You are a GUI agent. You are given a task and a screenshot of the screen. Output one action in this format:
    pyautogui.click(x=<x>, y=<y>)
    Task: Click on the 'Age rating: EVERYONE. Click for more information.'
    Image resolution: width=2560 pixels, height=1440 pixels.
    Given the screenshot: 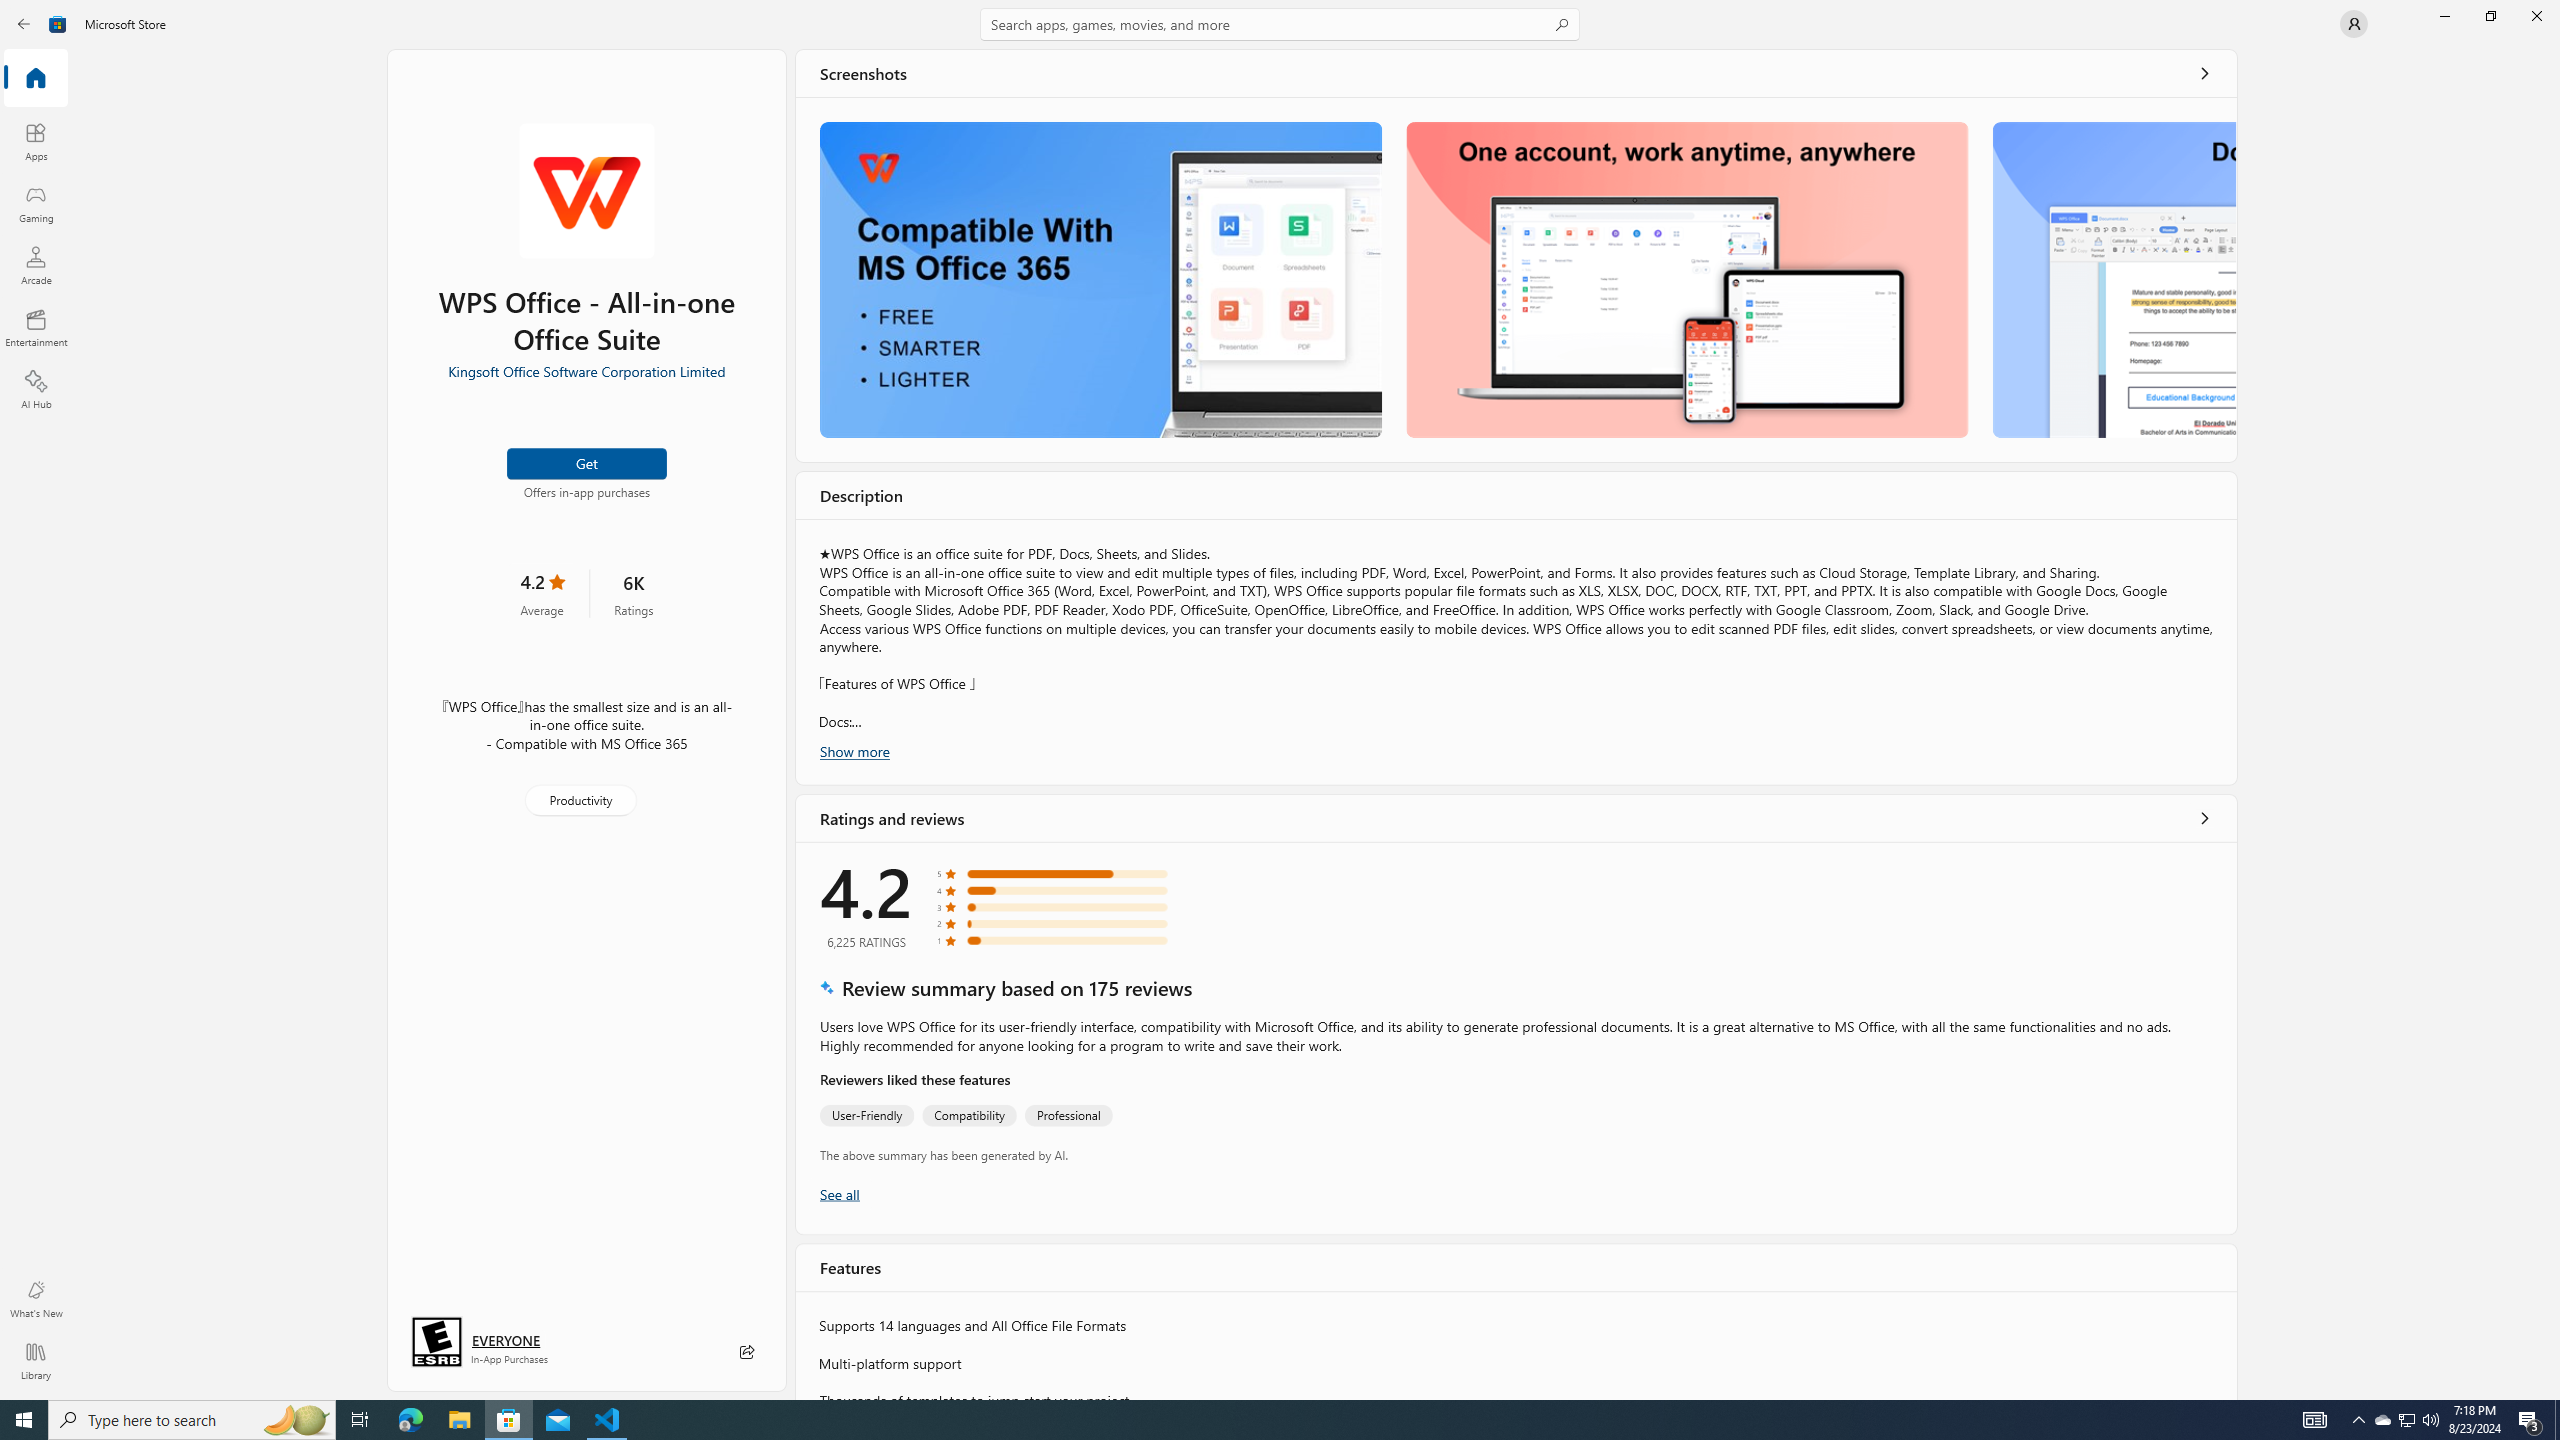 What is the action you would take?
    pyautogui.click(x=505, y=1340)
    